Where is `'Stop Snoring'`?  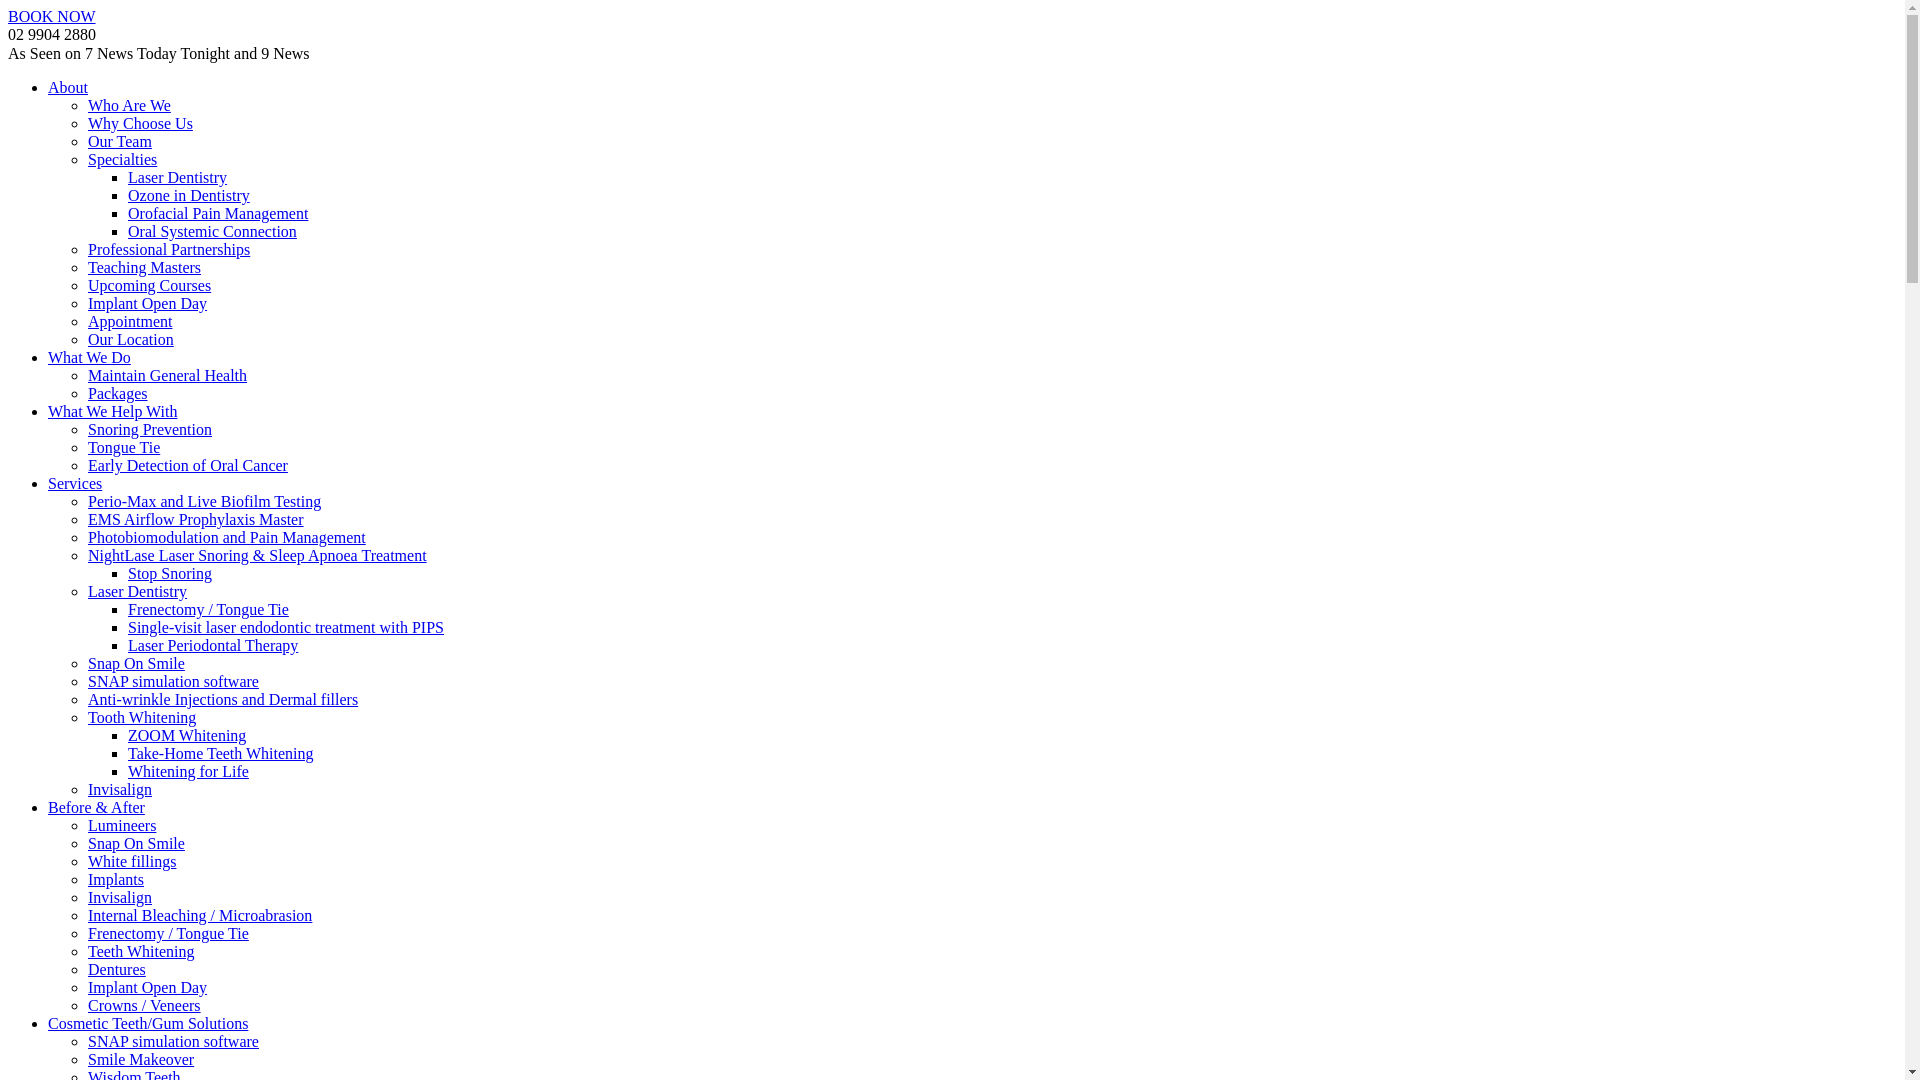
'Stop Snoring' is located at coordinates (127, 573).